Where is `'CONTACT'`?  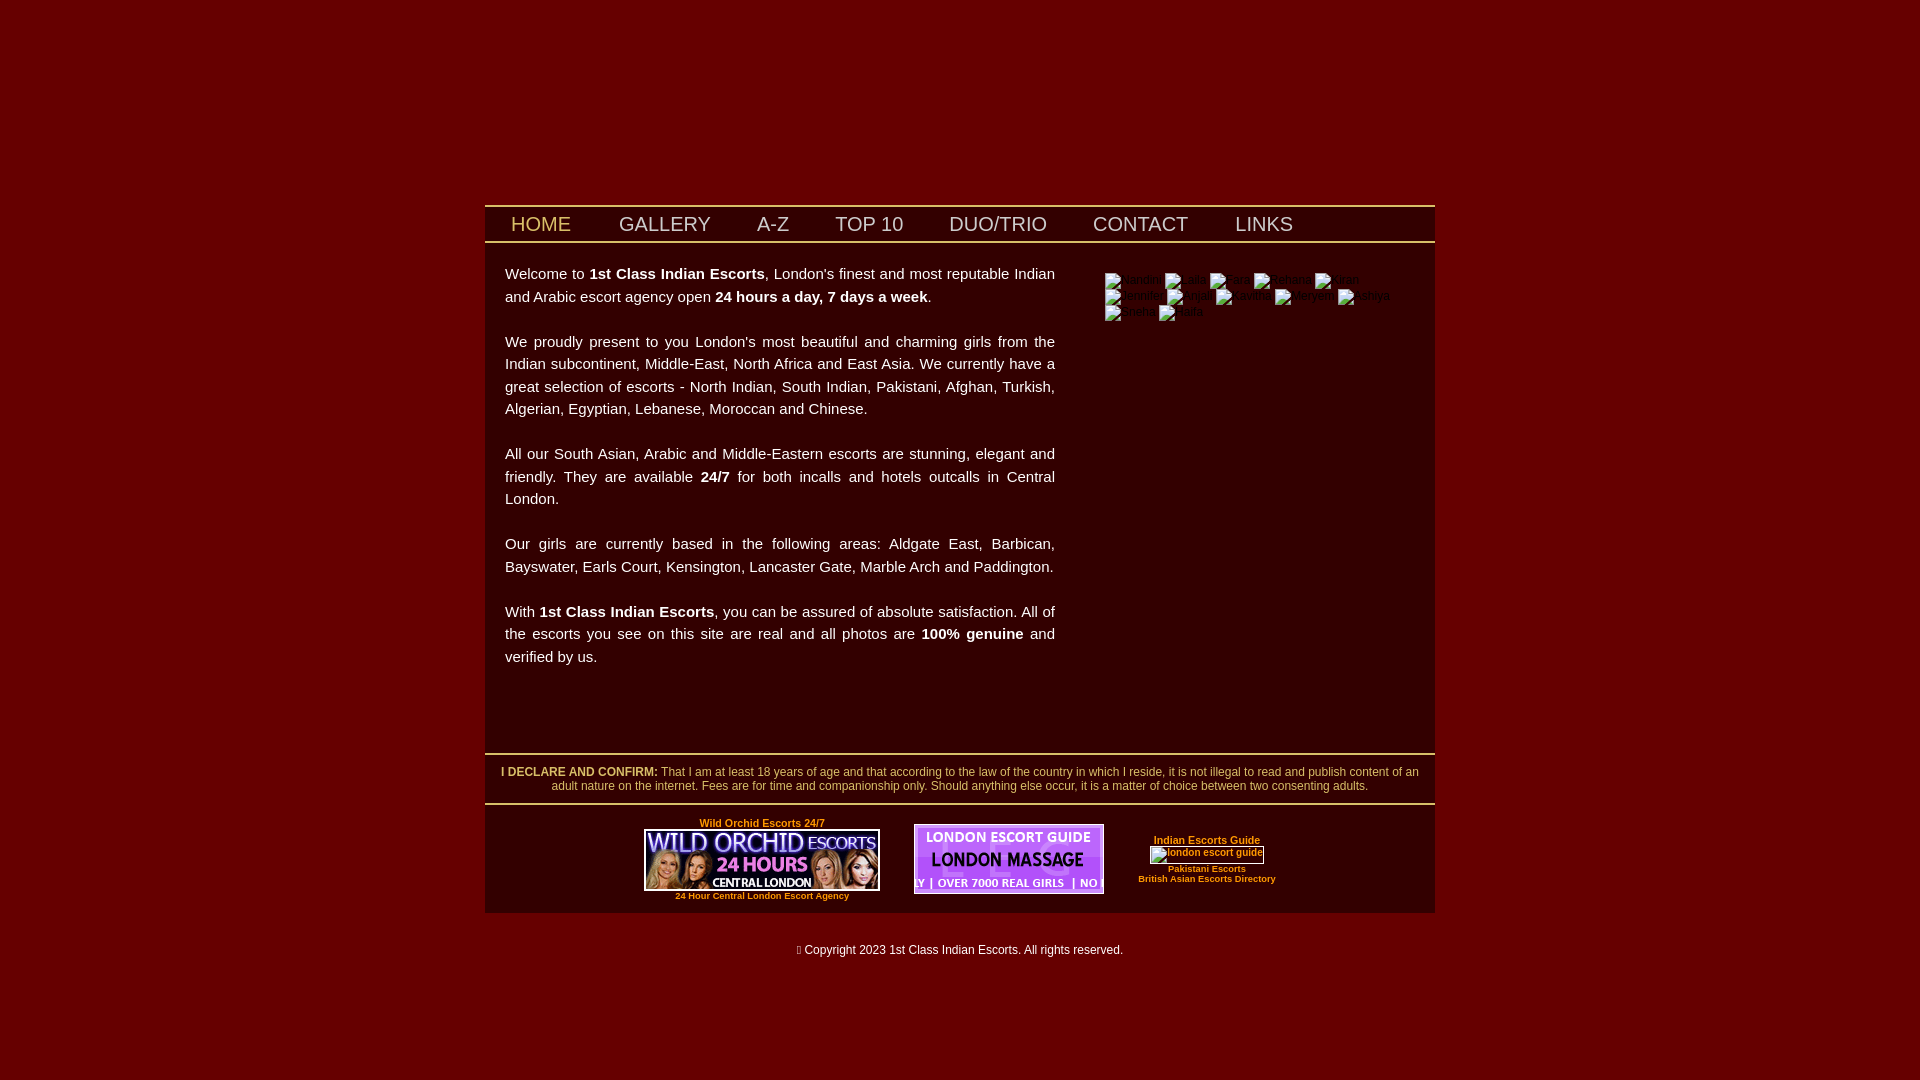 'CONTACT' is located at coordinates (1069, 225).